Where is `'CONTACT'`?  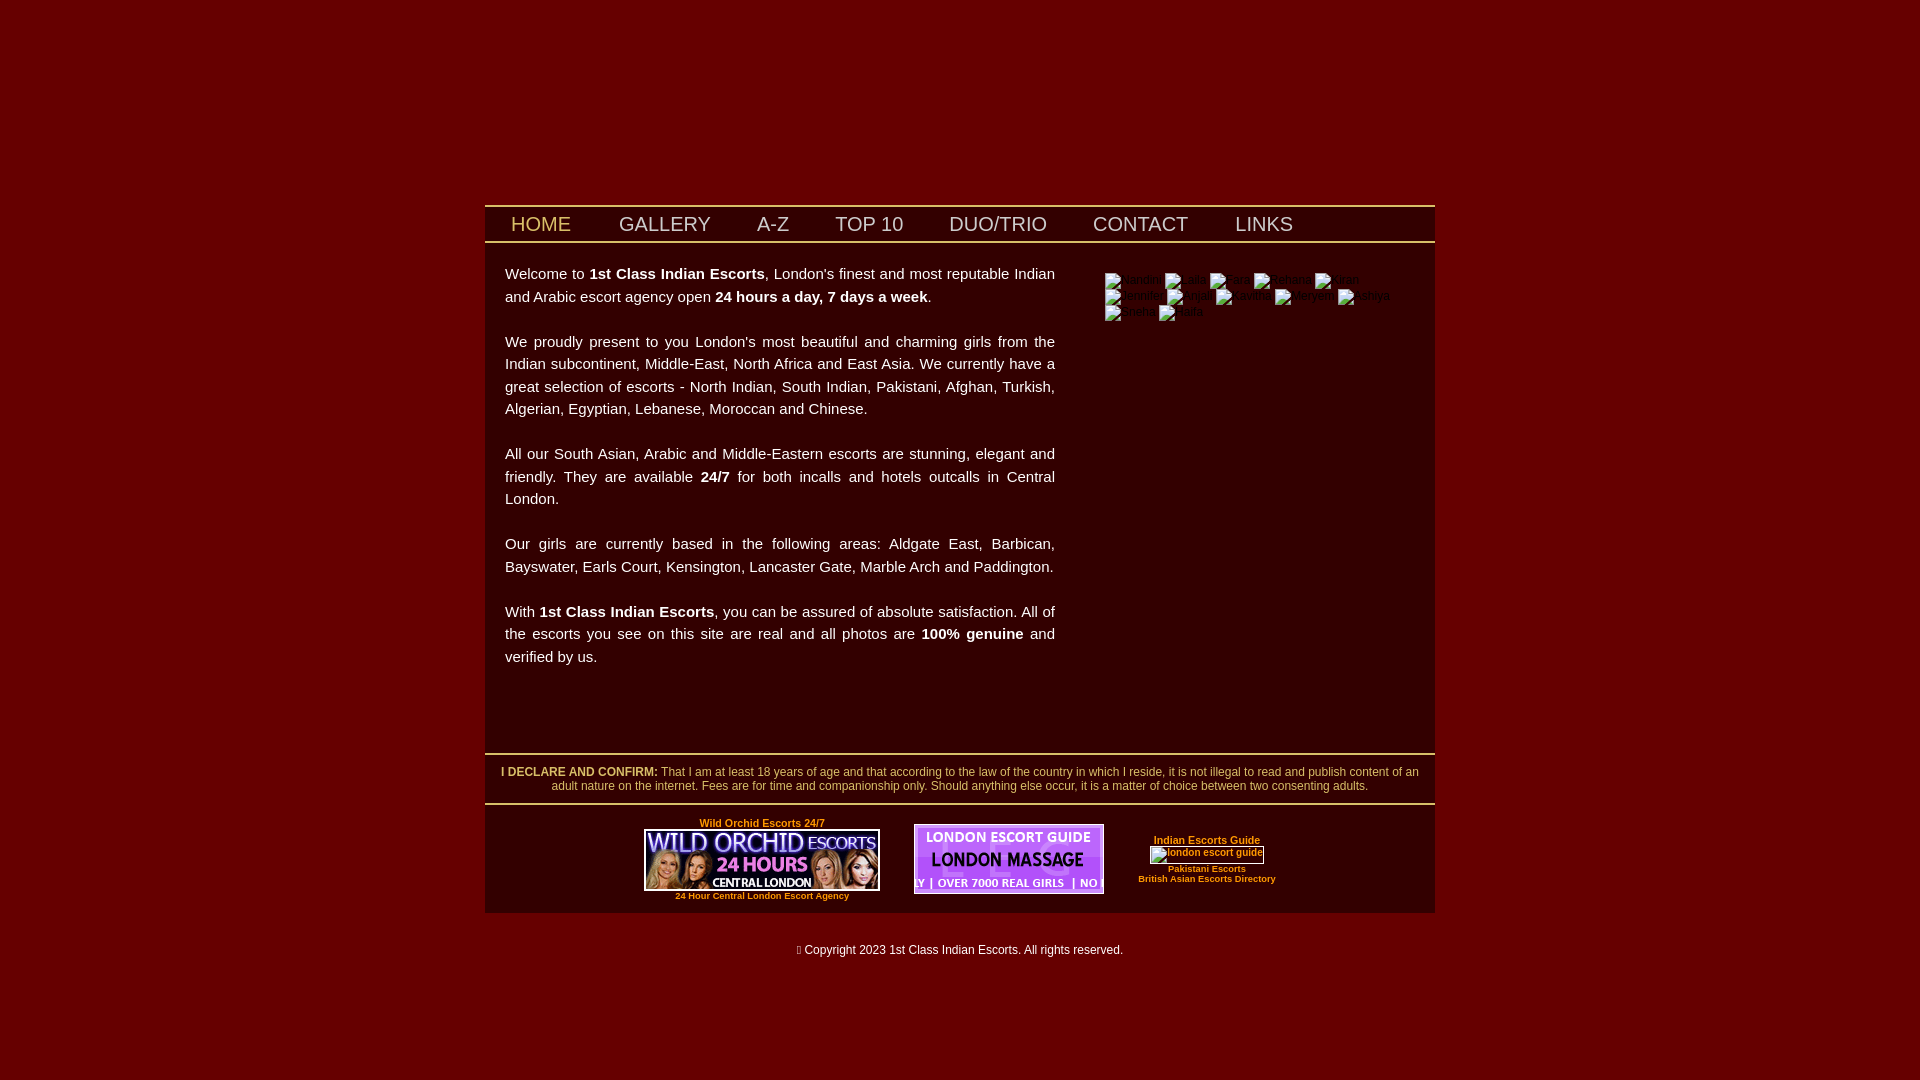 'CONTACT' is located at coordinates (1069, 225).